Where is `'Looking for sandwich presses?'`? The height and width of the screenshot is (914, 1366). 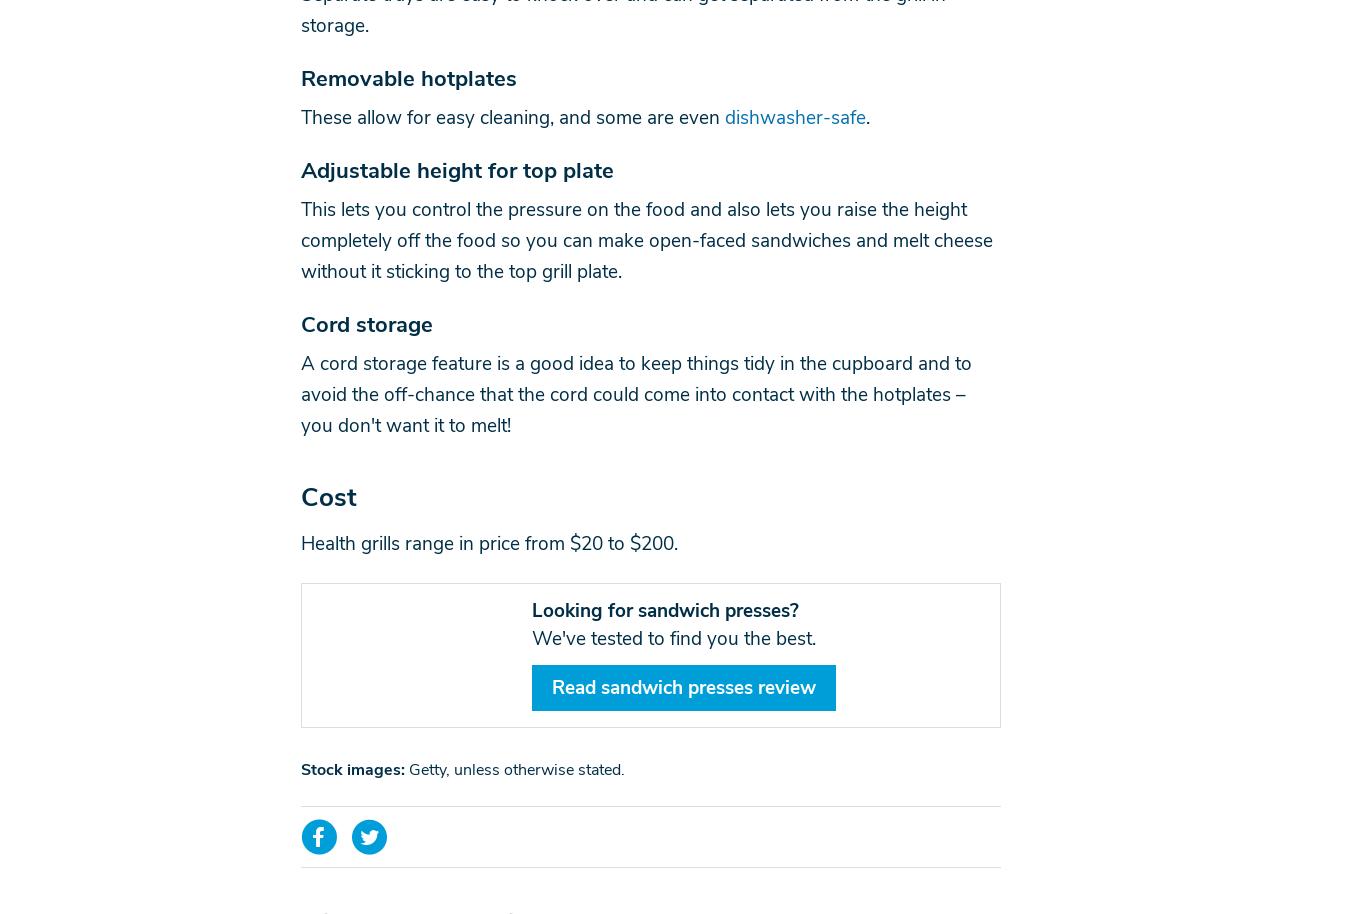
'Looking for sandwich presses?' is located at coordinates (530, 610).